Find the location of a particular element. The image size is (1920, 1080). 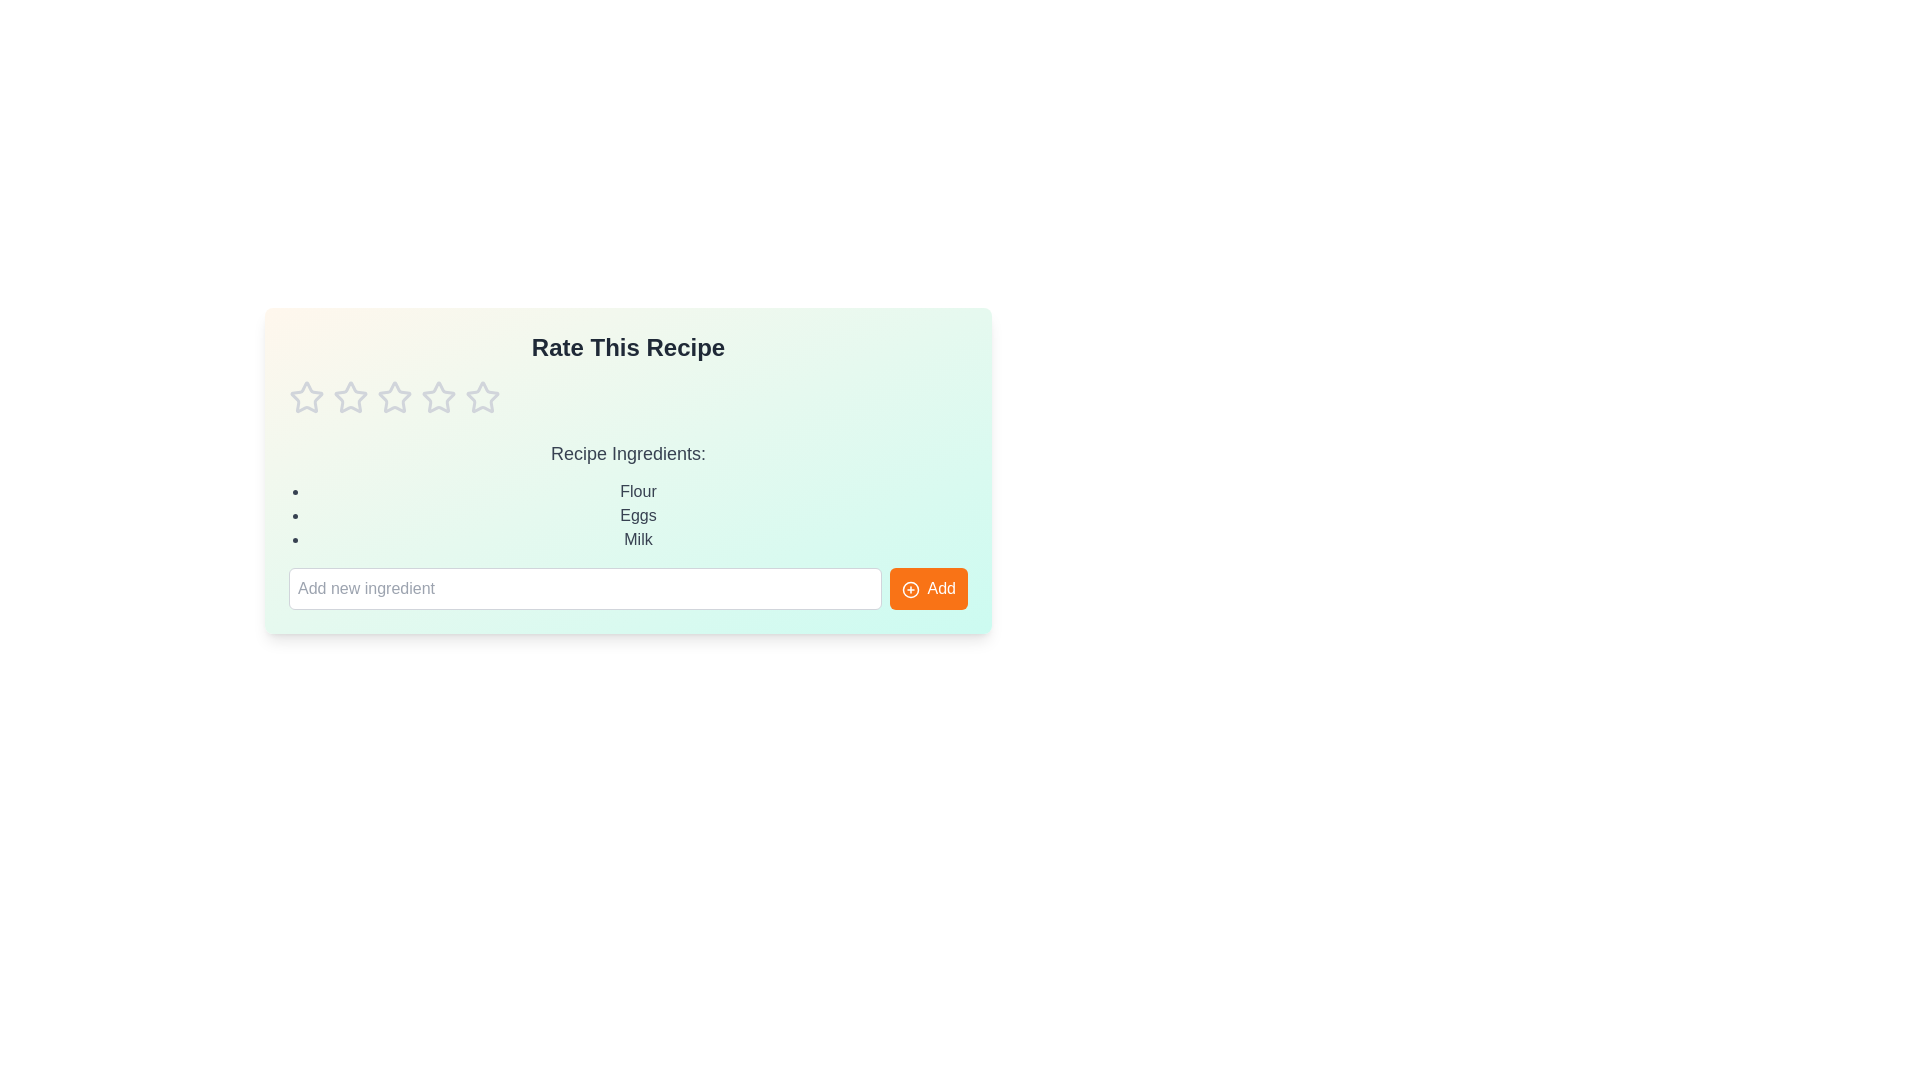

the star corresponding to the rating 5 to set the recipe rating is located at coordinates (483, 397).